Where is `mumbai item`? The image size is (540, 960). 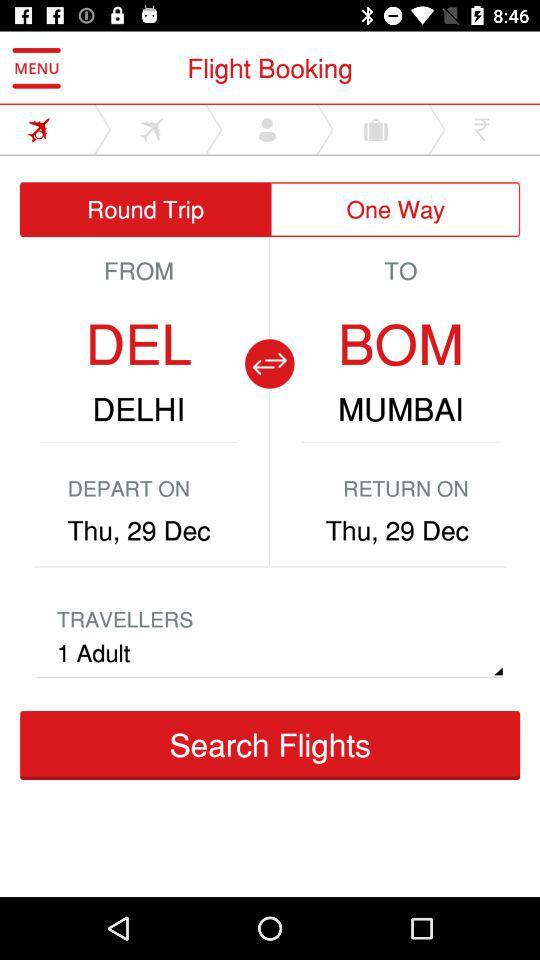 mumbai item is located at coordinates (400, 408).